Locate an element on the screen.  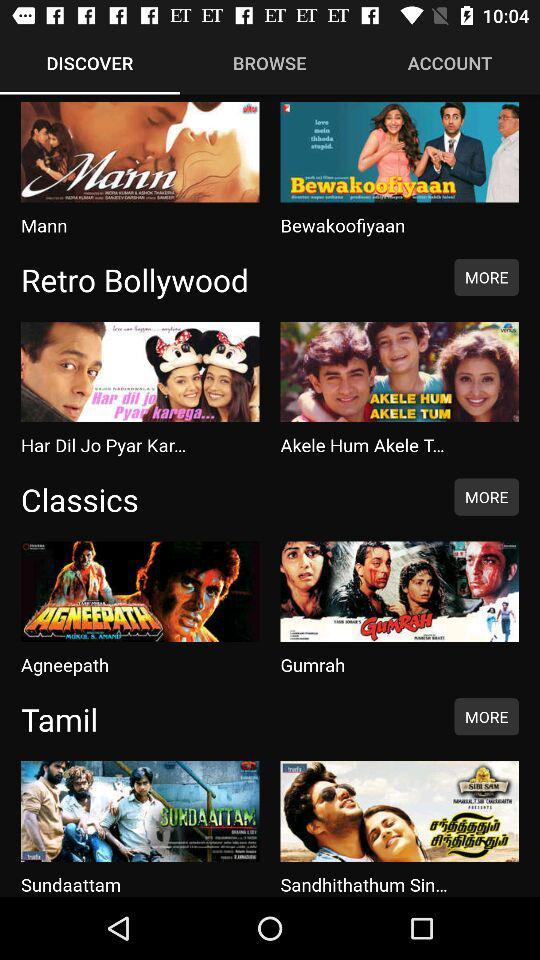
item to the left of the more icon is located at coordinates (226, 719).